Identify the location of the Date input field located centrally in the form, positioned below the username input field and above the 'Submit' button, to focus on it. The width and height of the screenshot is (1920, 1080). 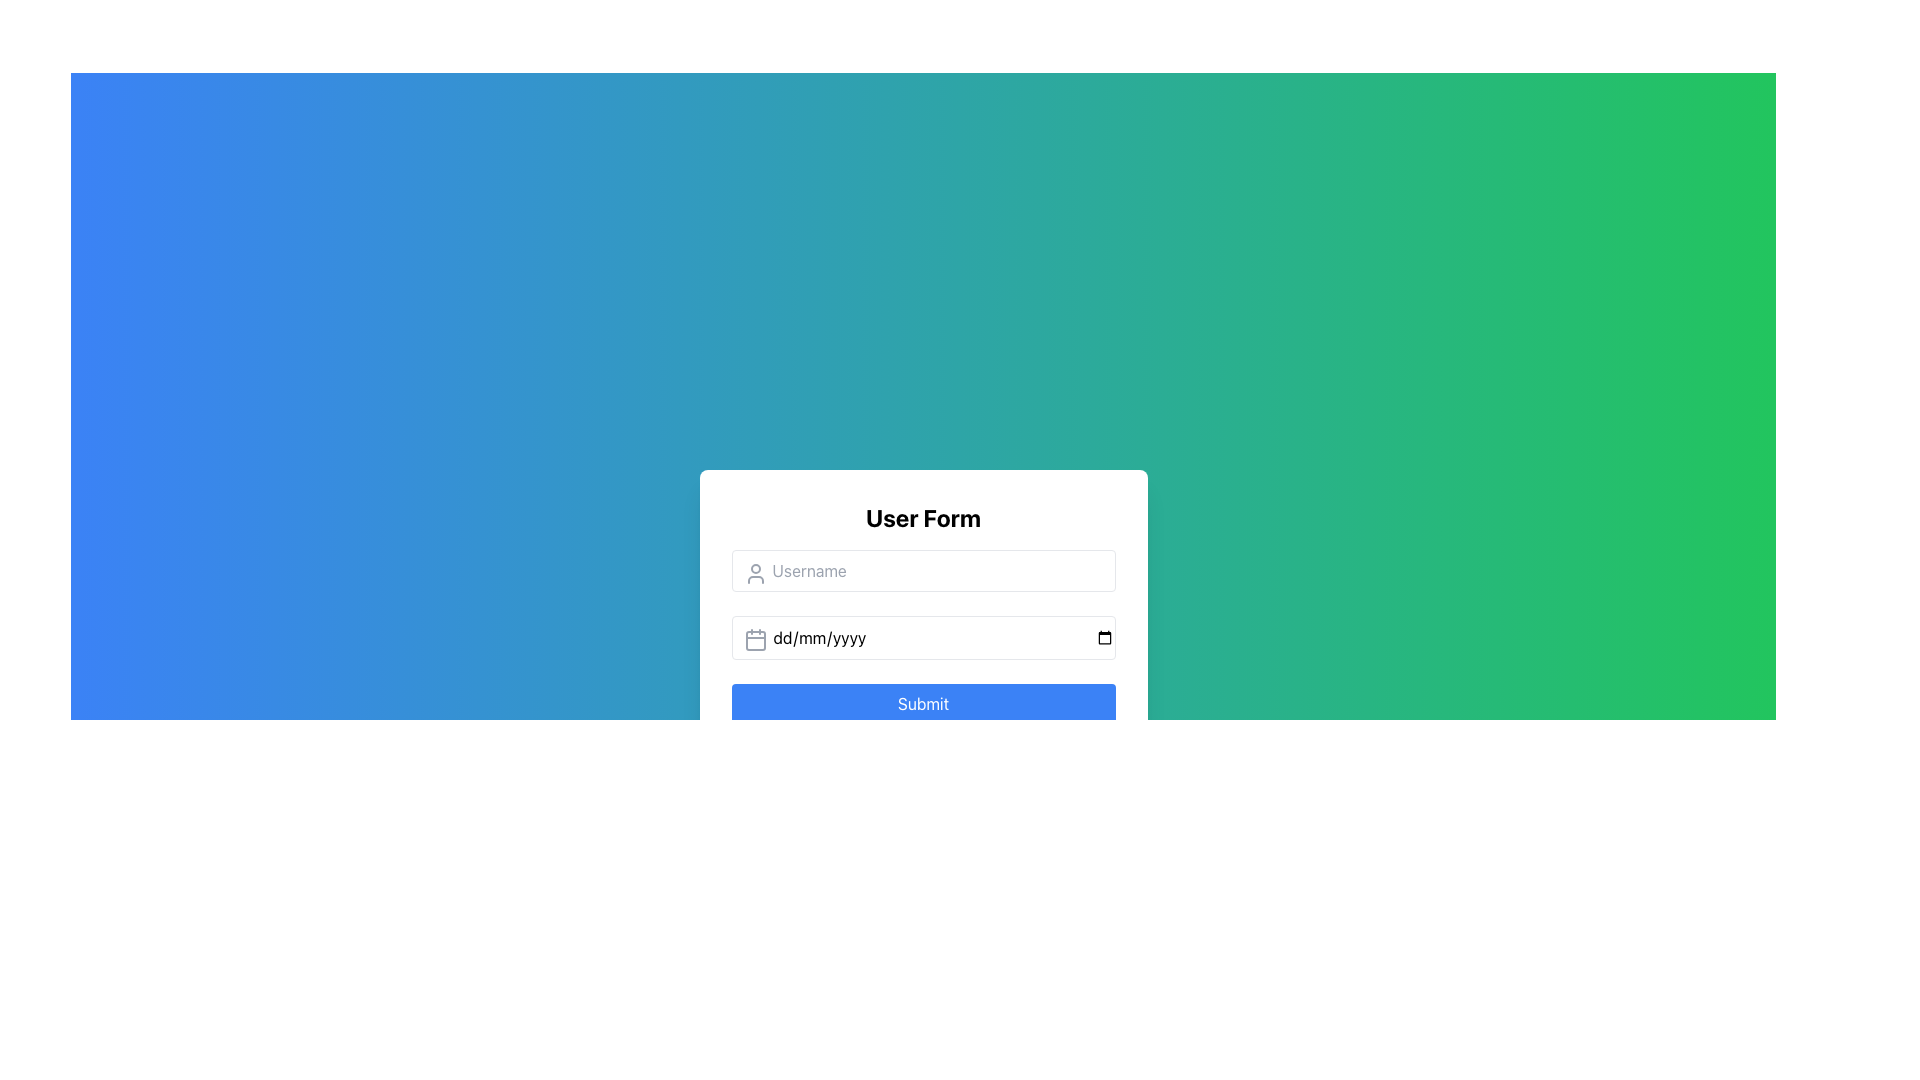
(922, 637).